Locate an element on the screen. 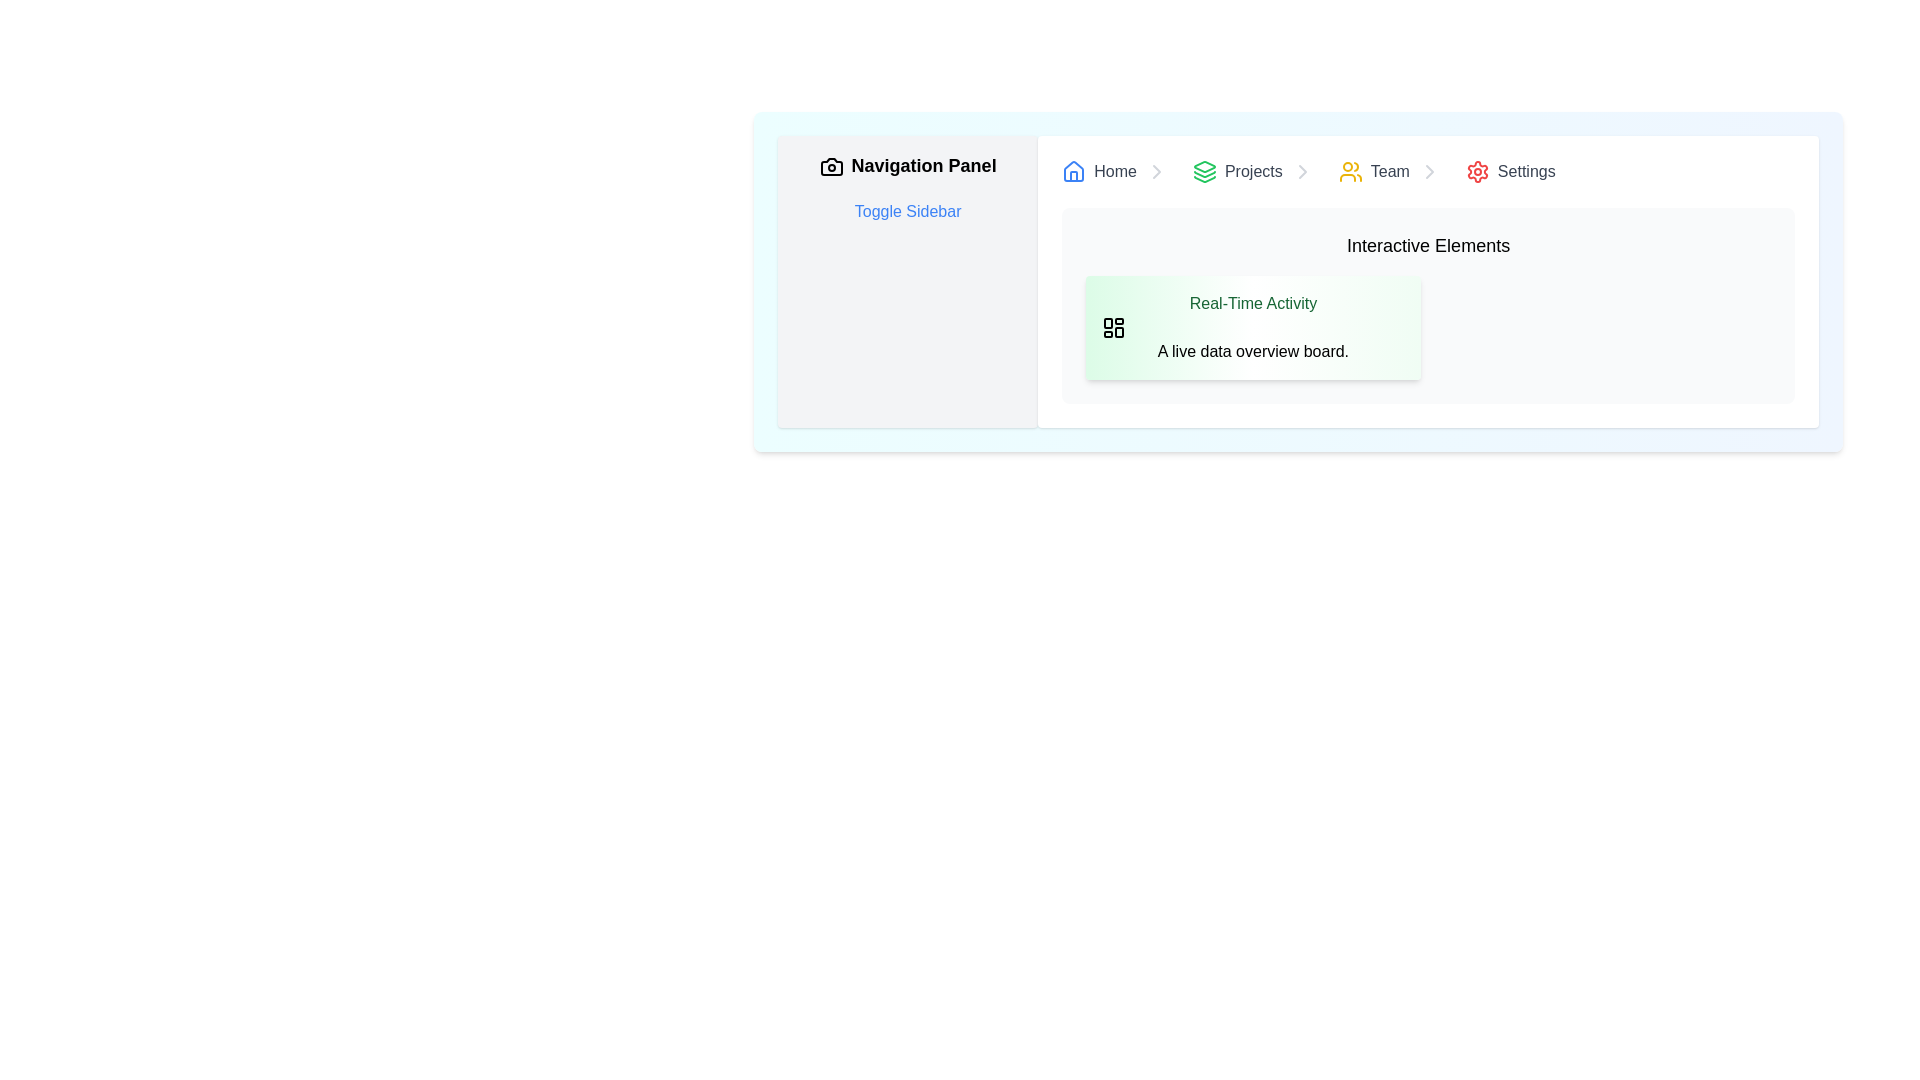 This screenshot has width=1920, height=1080. the interactive link labeled 'Team' in the breadcrumb navigation bar is located at coordinates (1393, 171).